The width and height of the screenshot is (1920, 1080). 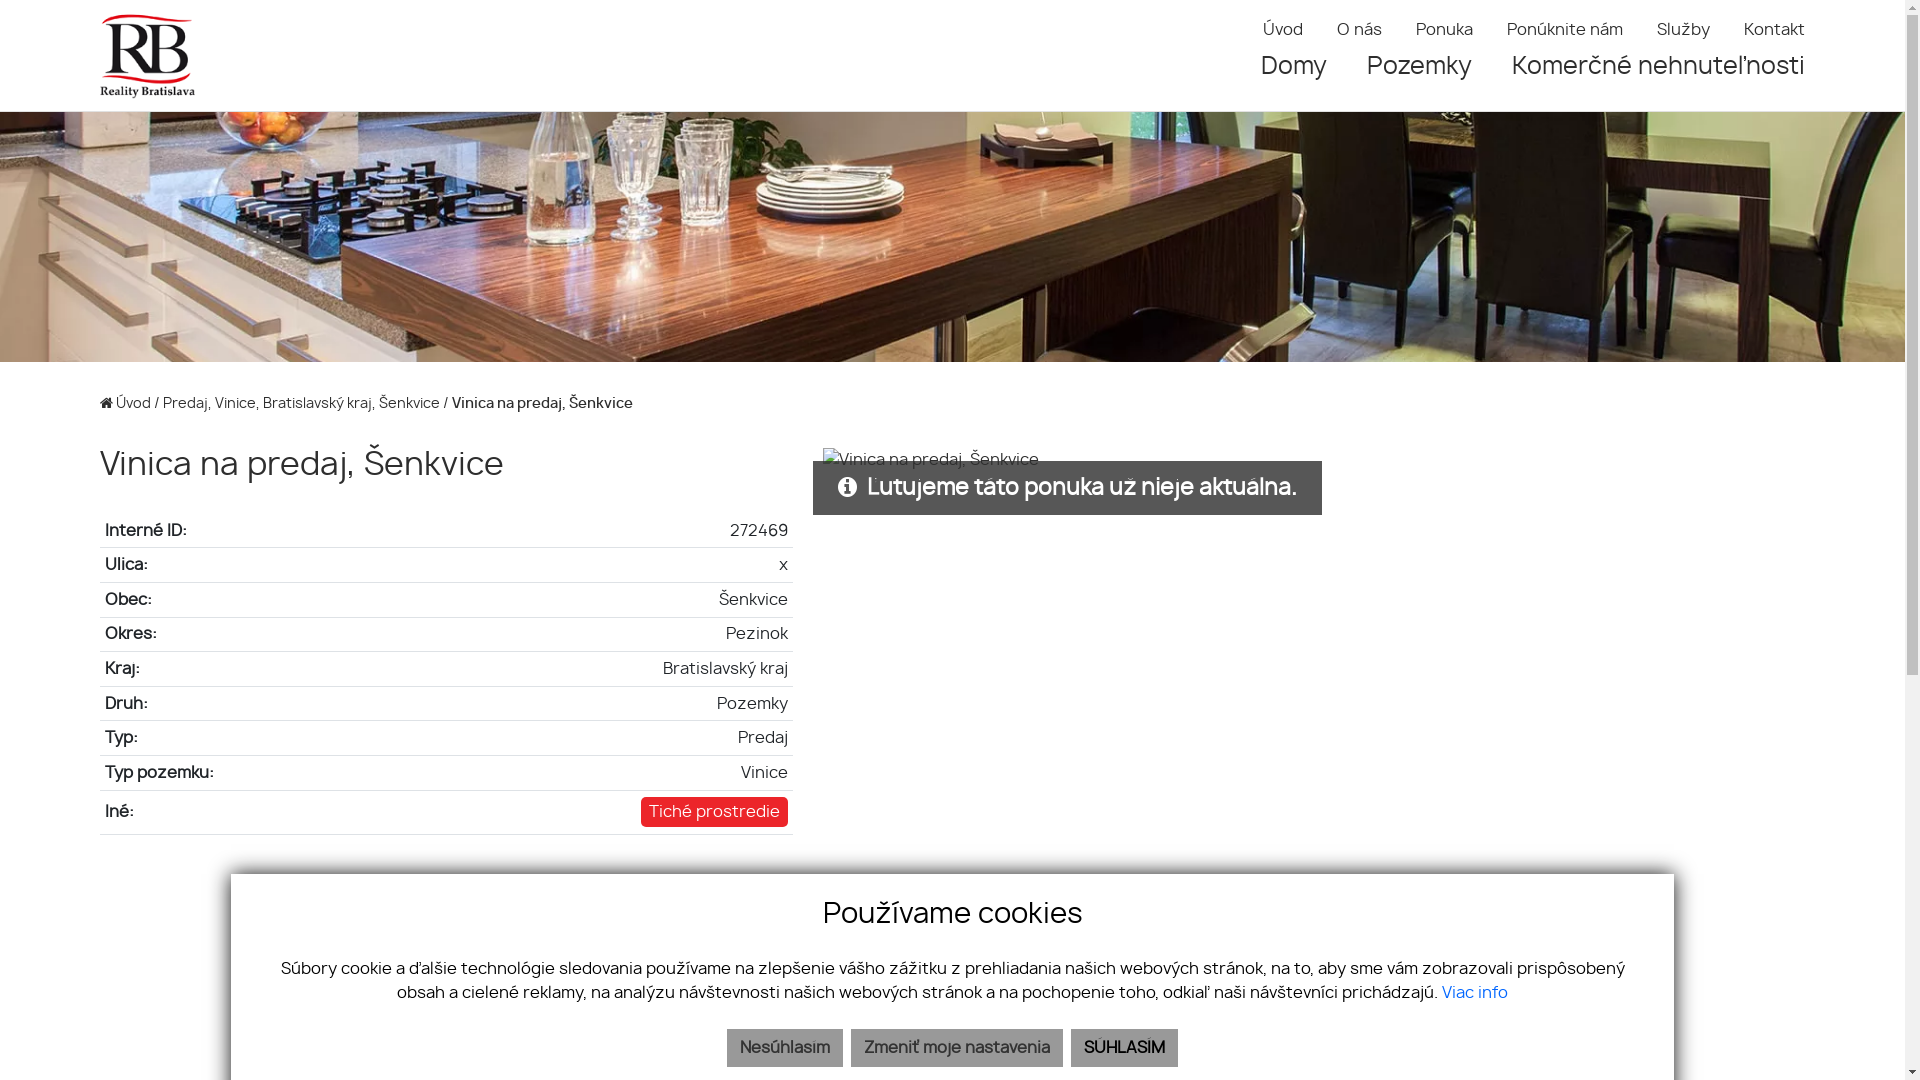 What do you see at coordinates (1294, 65) in the screenshot?
I see `'Domy'` at bounding box center [1294, 65].